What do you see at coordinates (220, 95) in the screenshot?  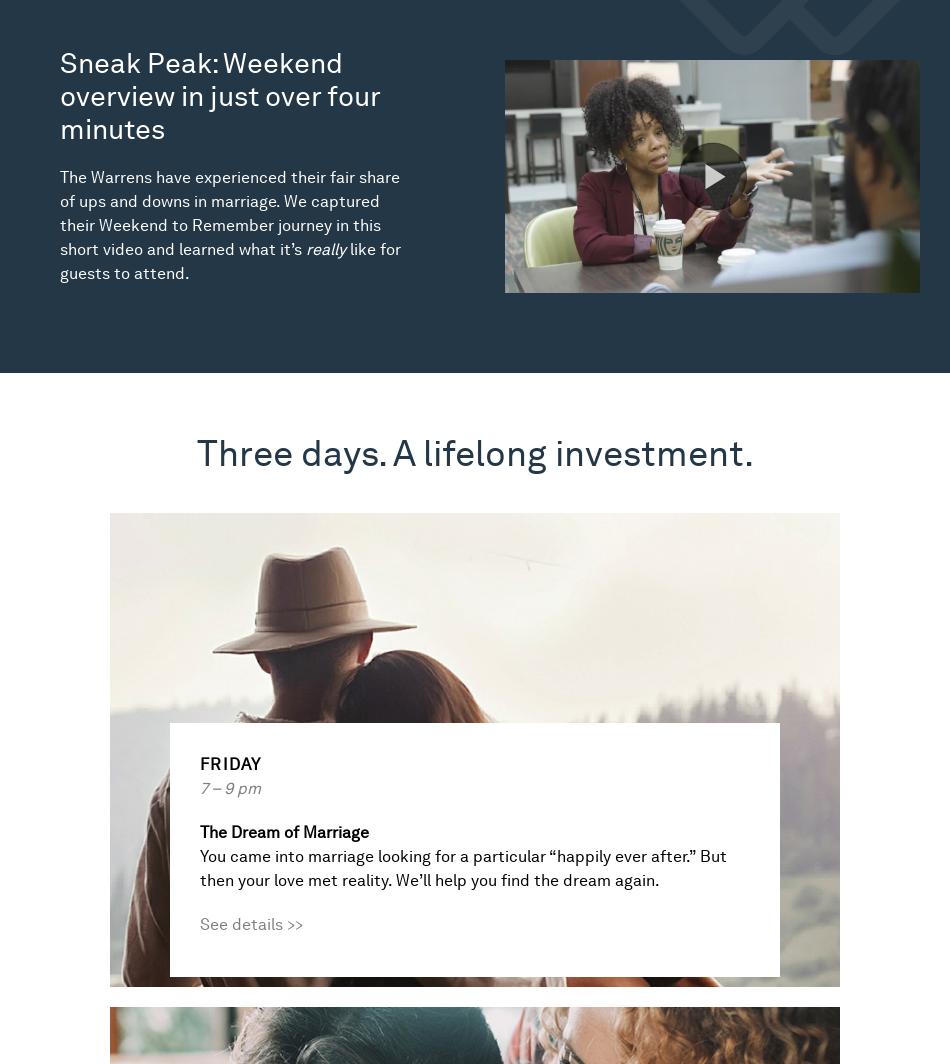 I see `'Sneak Peak: Weekend overview in just over four minutes'` at bounding box center [220, 95].